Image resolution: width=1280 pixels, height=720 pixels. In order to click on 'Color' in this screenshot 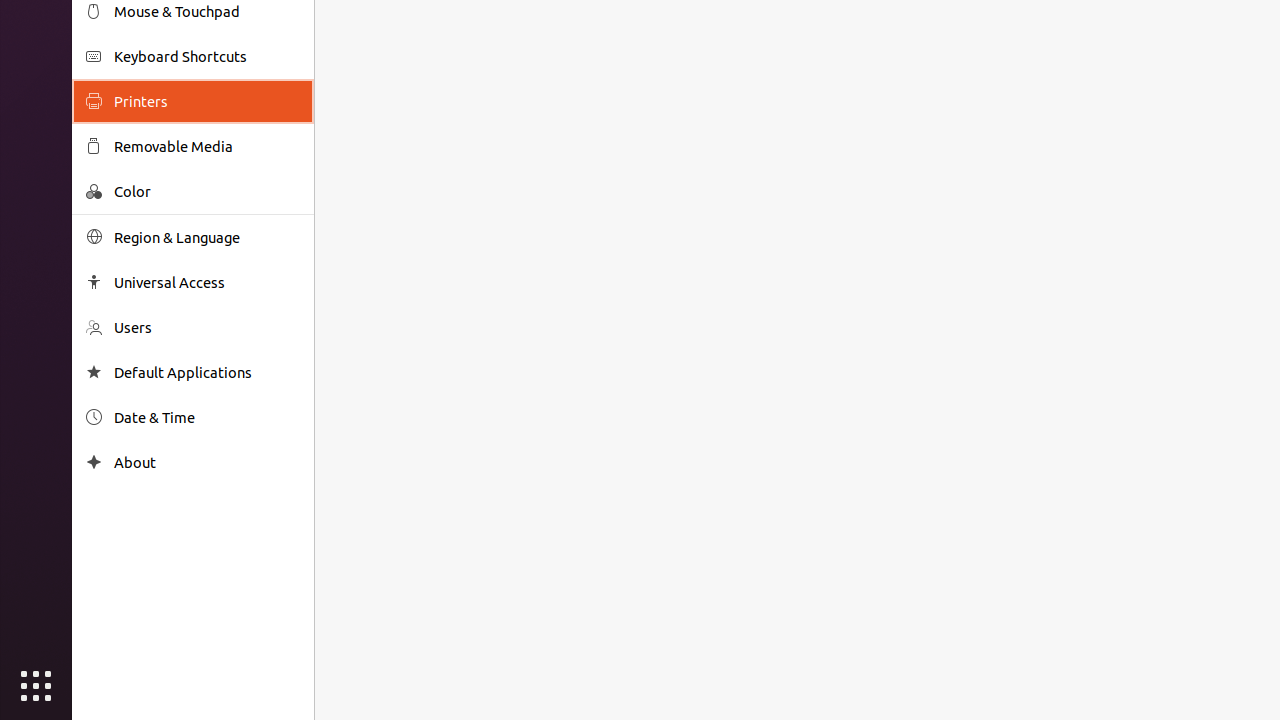, I will do `click(206, 191)`.